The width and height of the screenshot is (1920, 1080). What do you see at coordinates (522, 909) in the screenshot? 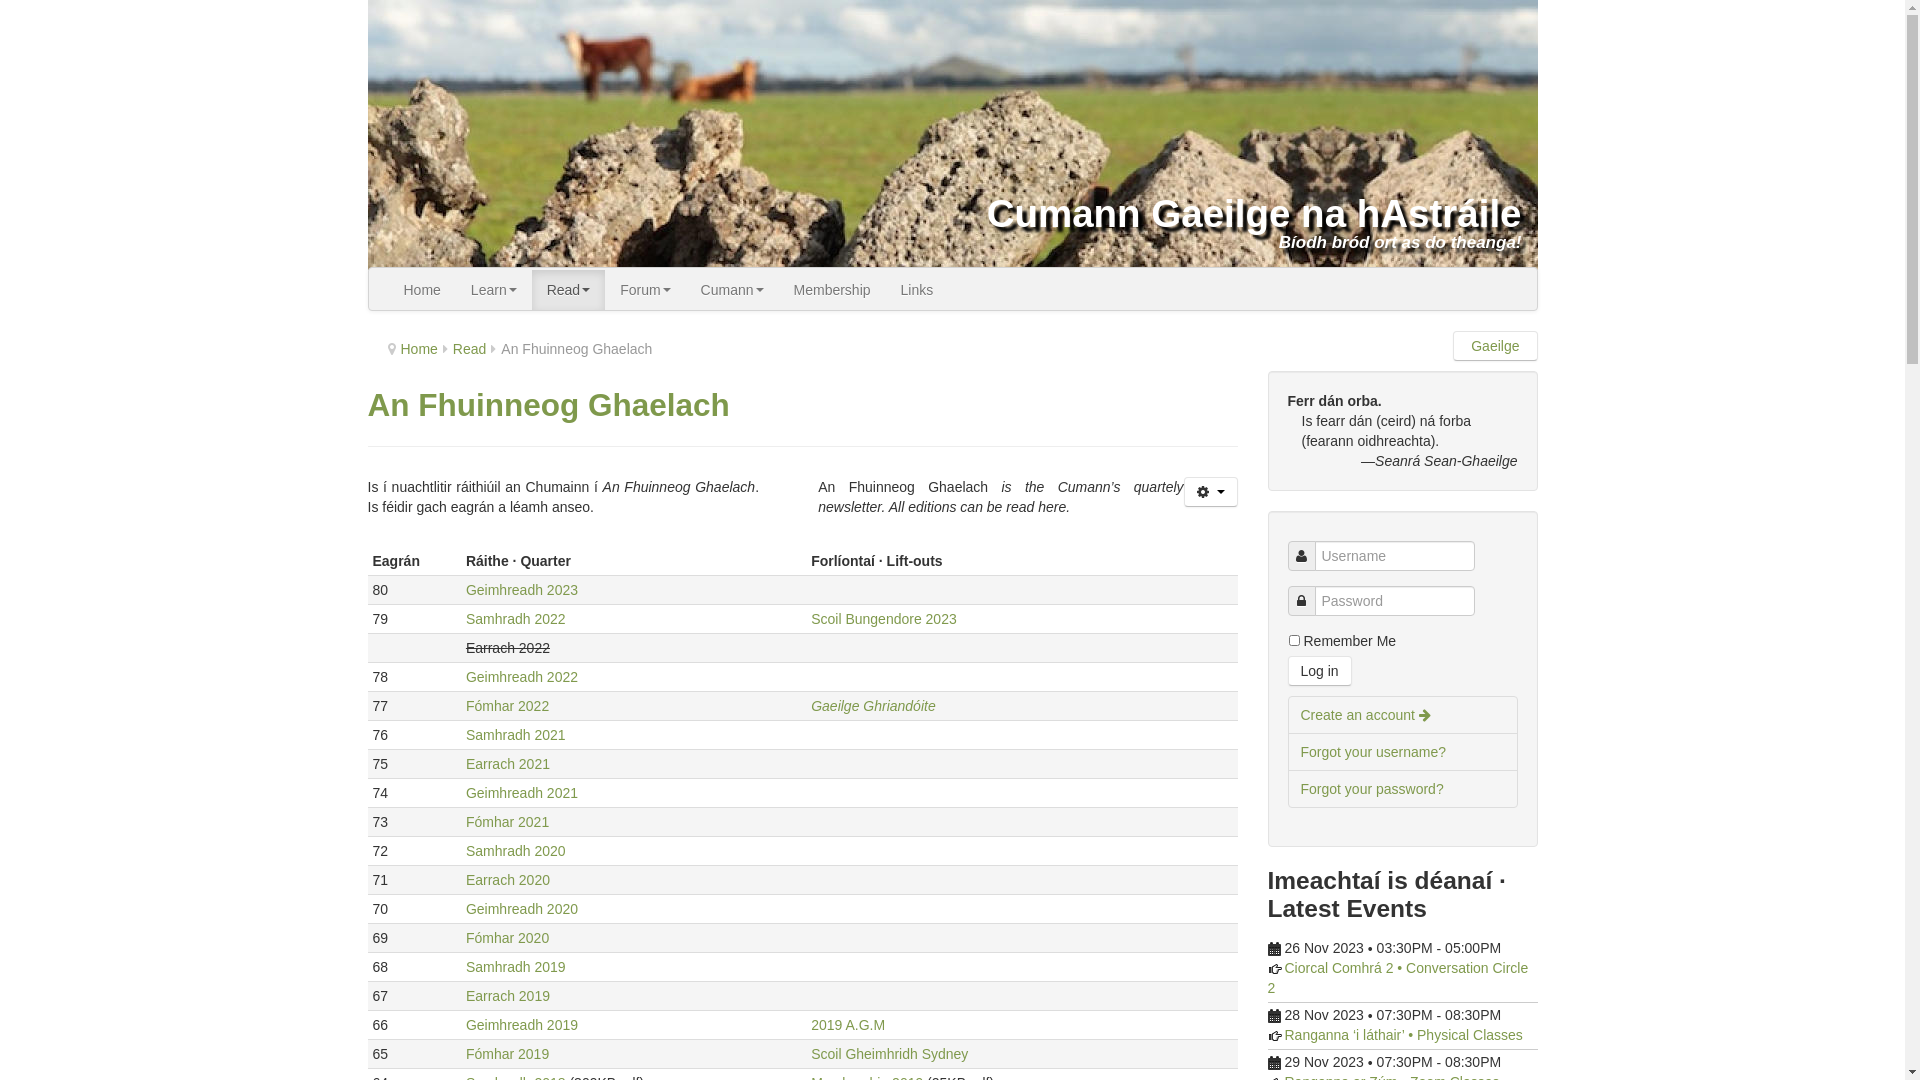
I see `'Geimhreadh 2020'` at bounding box center [522, 909].